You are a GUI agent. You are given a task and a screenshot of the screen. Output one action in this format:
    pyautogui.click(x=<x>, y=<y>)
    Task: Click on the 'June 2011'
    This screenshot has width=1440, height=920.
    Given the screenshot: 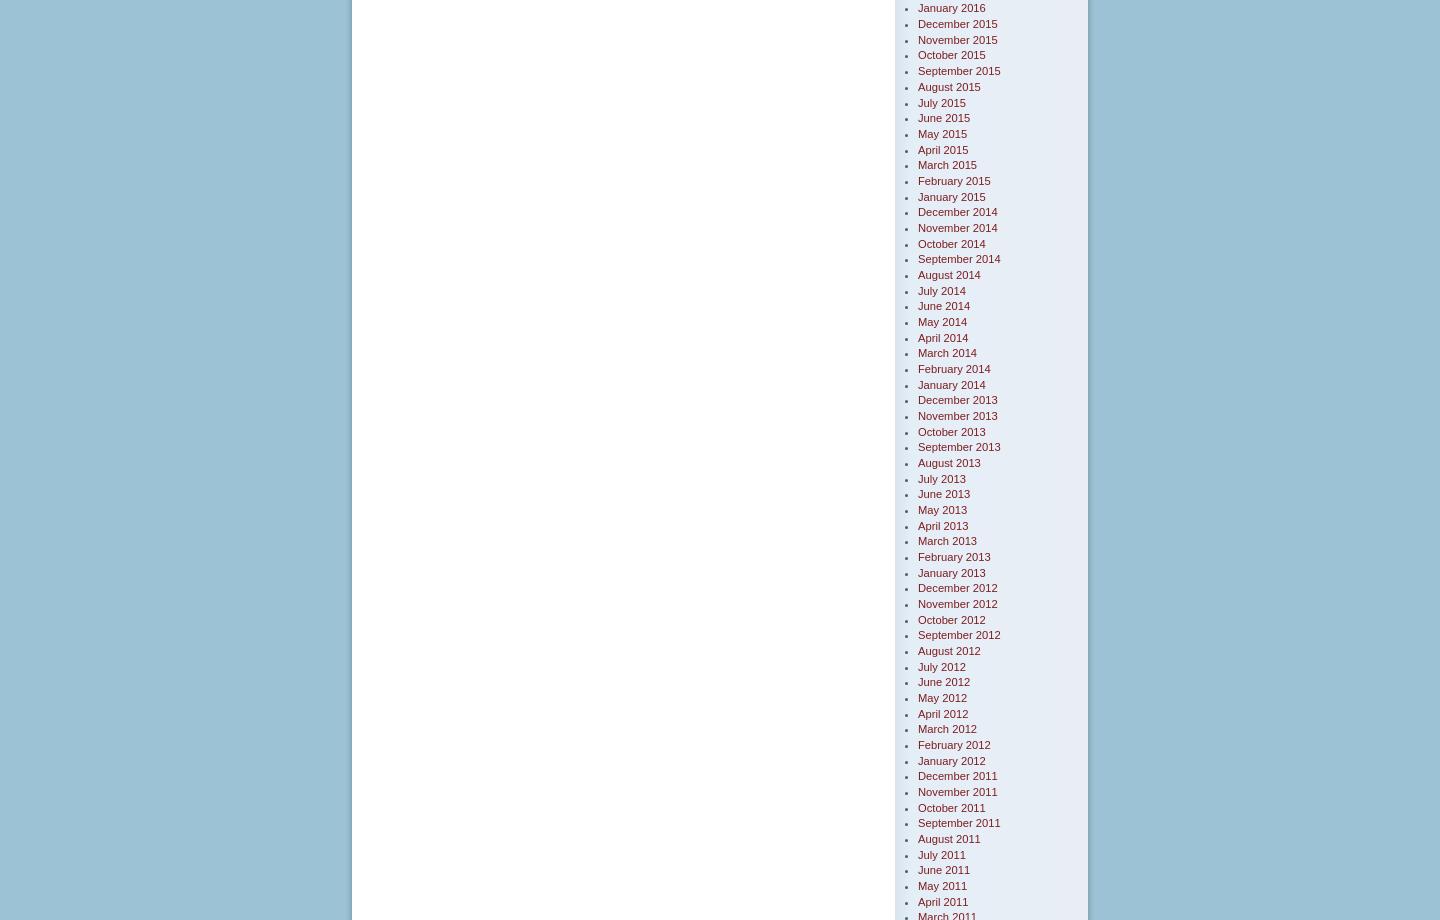 What is the action you would take?
    pyautogui.click(x=944, y=869)
    